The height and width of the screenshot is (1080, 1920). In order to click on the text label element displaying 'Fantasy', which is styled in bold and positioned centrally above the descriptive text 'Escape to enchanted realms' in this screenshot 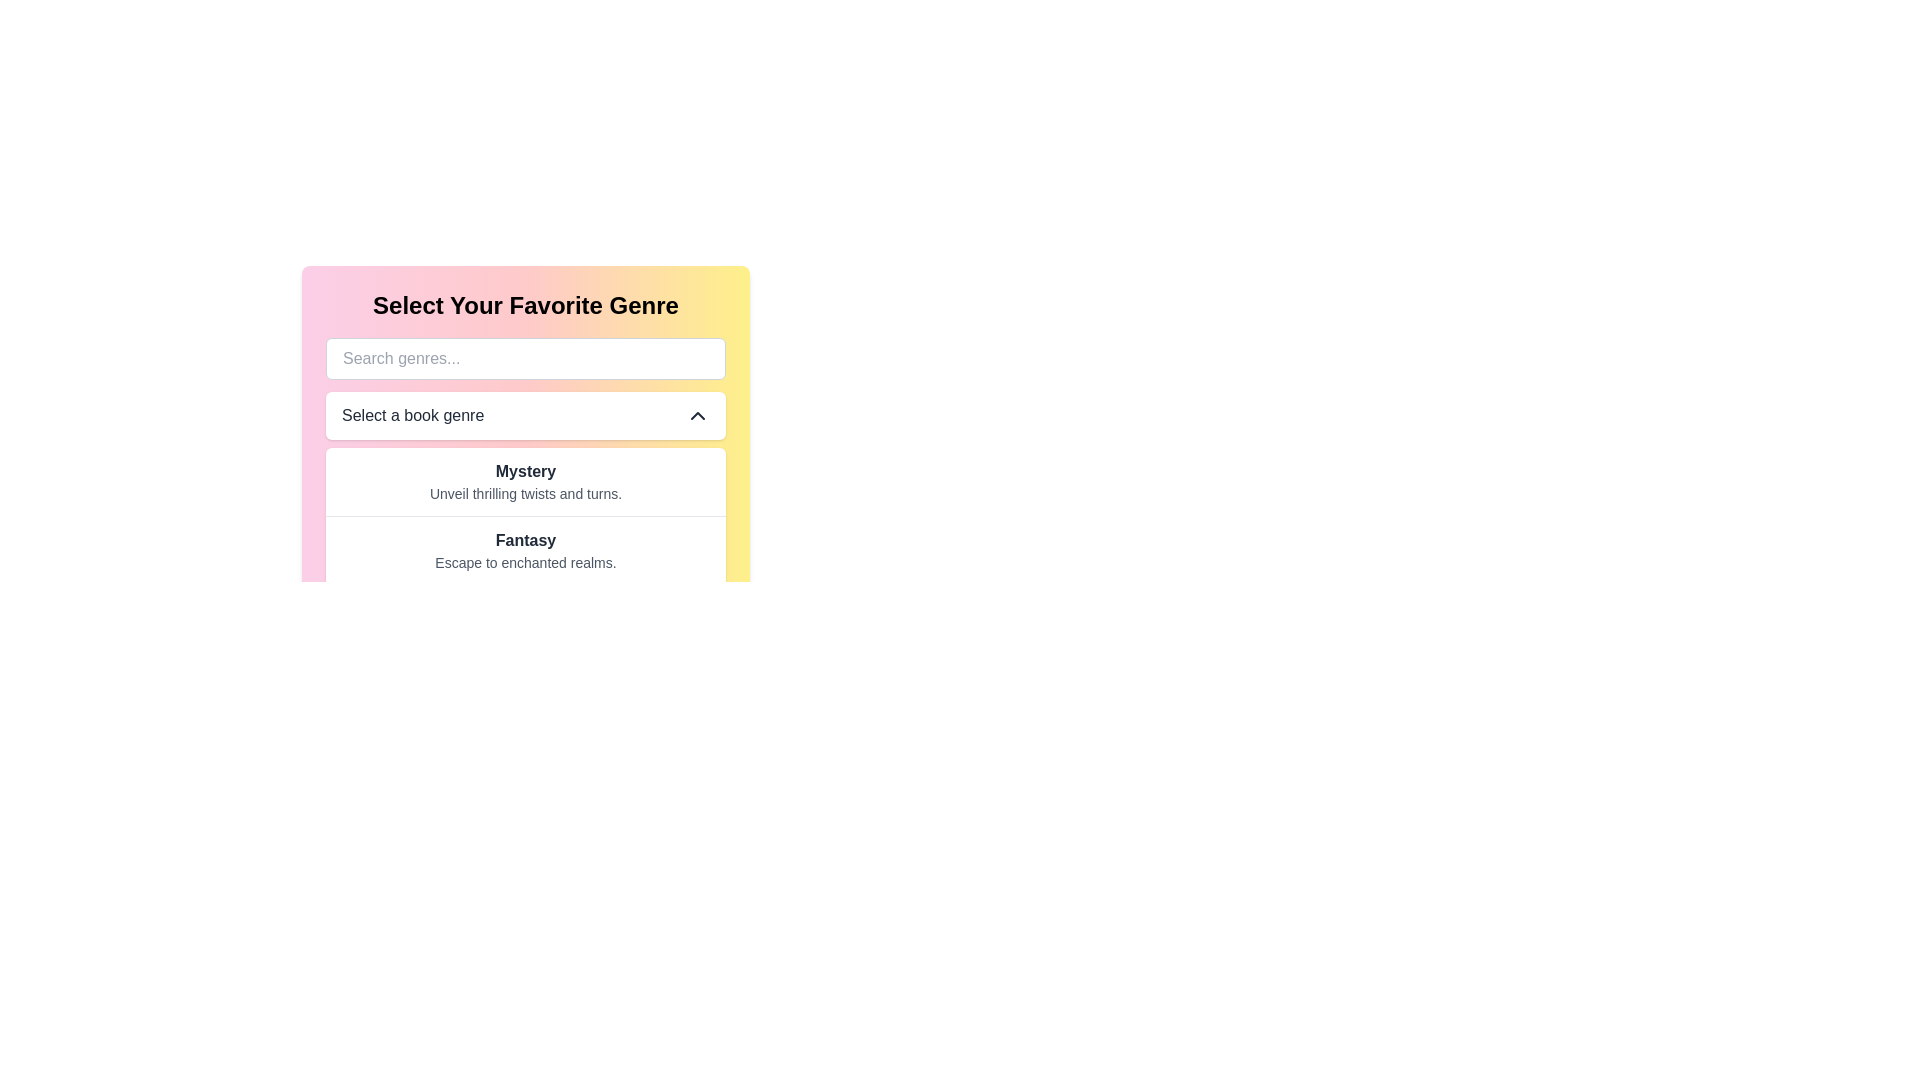, I will do `click(526, 540)`.